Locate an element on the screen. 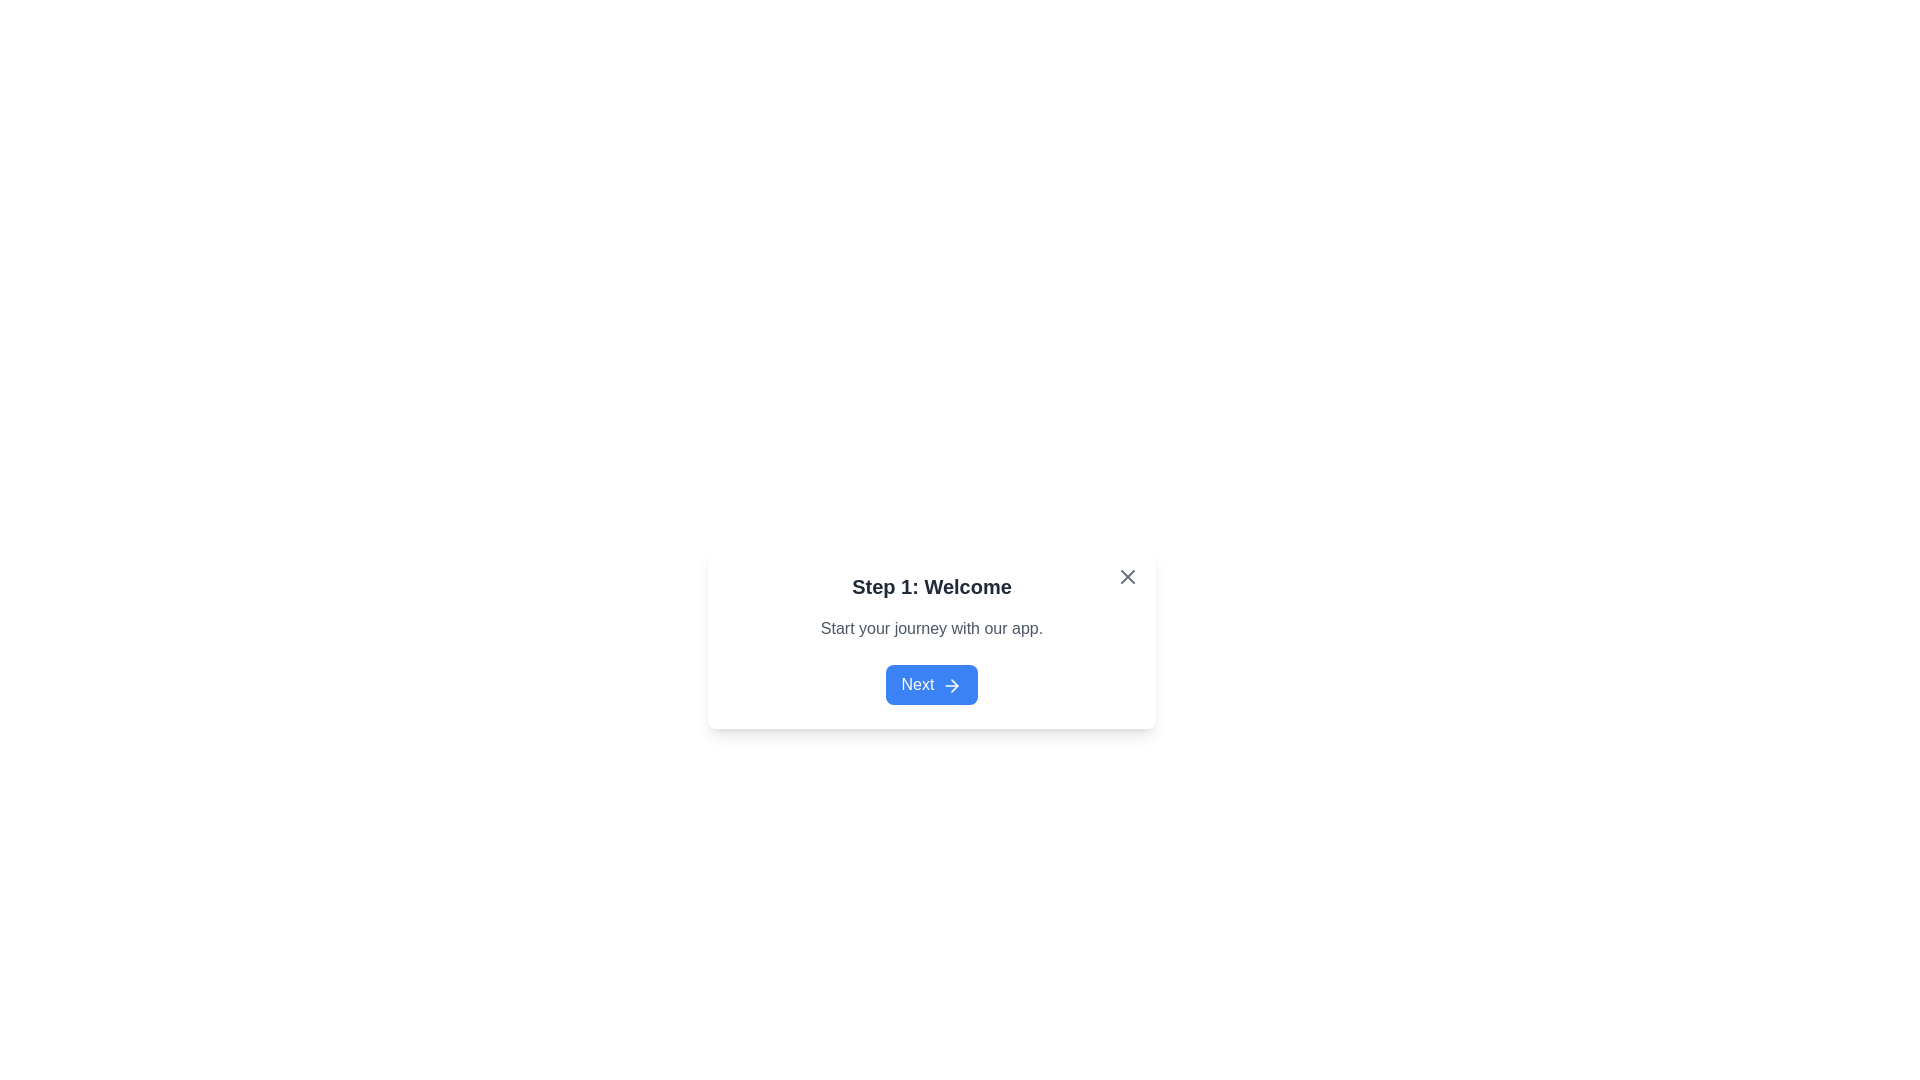 The width and height of the screenshot is (1920, 1080). the SVG arrow icon that indicates the 'Next' action, which is positioned to the right of the 'Next' label inside the white modal dialog is located at coordinates (951, 684).